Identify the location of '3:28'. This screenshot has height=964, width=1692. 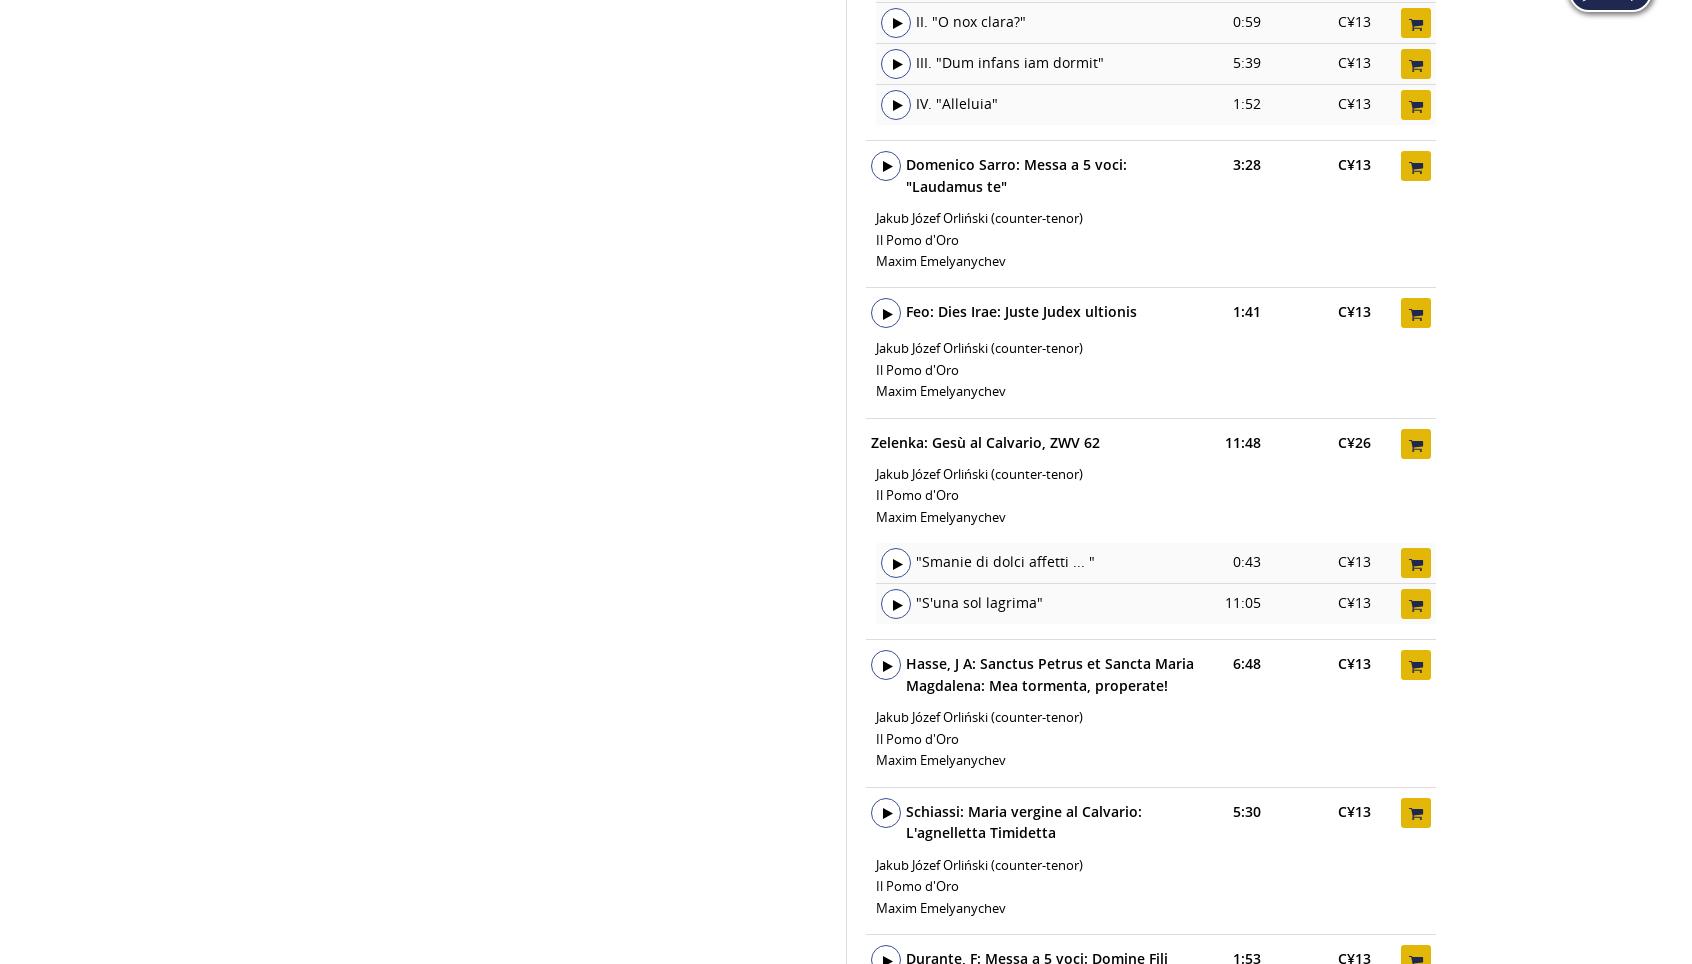
(1231, 162).